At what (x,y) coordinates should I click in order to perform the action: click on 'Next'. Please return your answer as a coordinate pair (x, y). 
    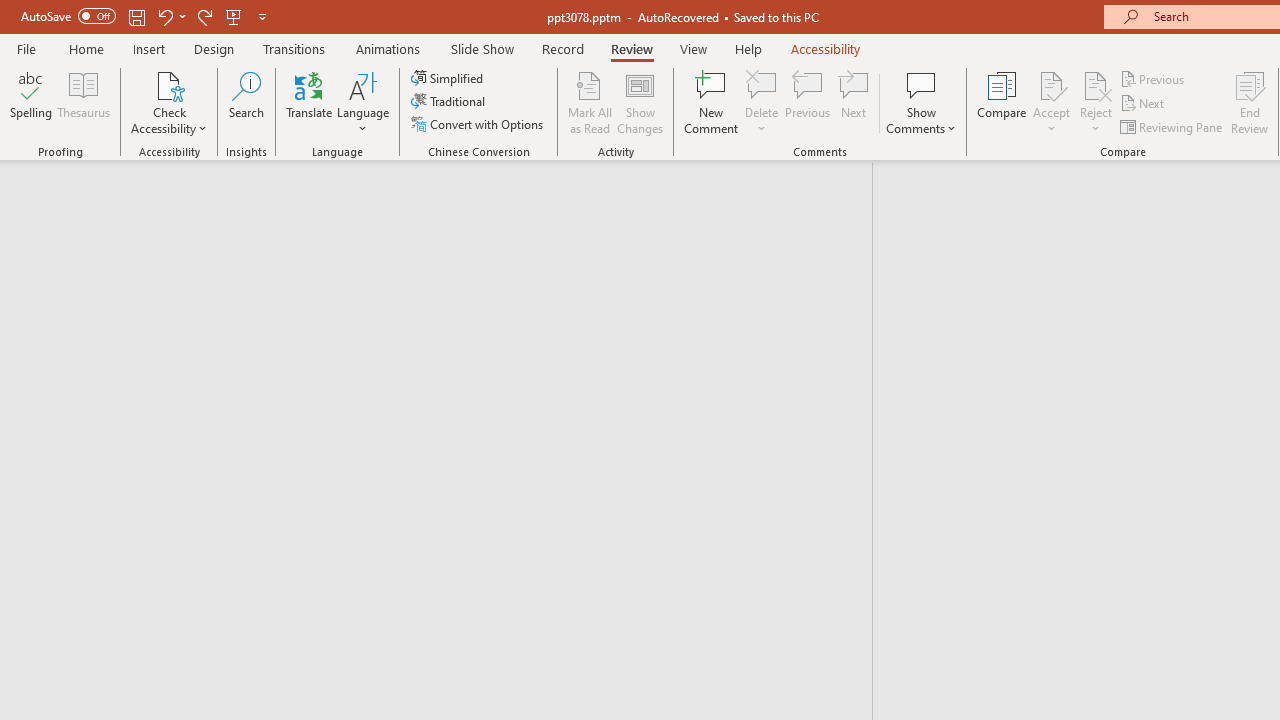
    Looking at the image, I should click on (1144, 103).